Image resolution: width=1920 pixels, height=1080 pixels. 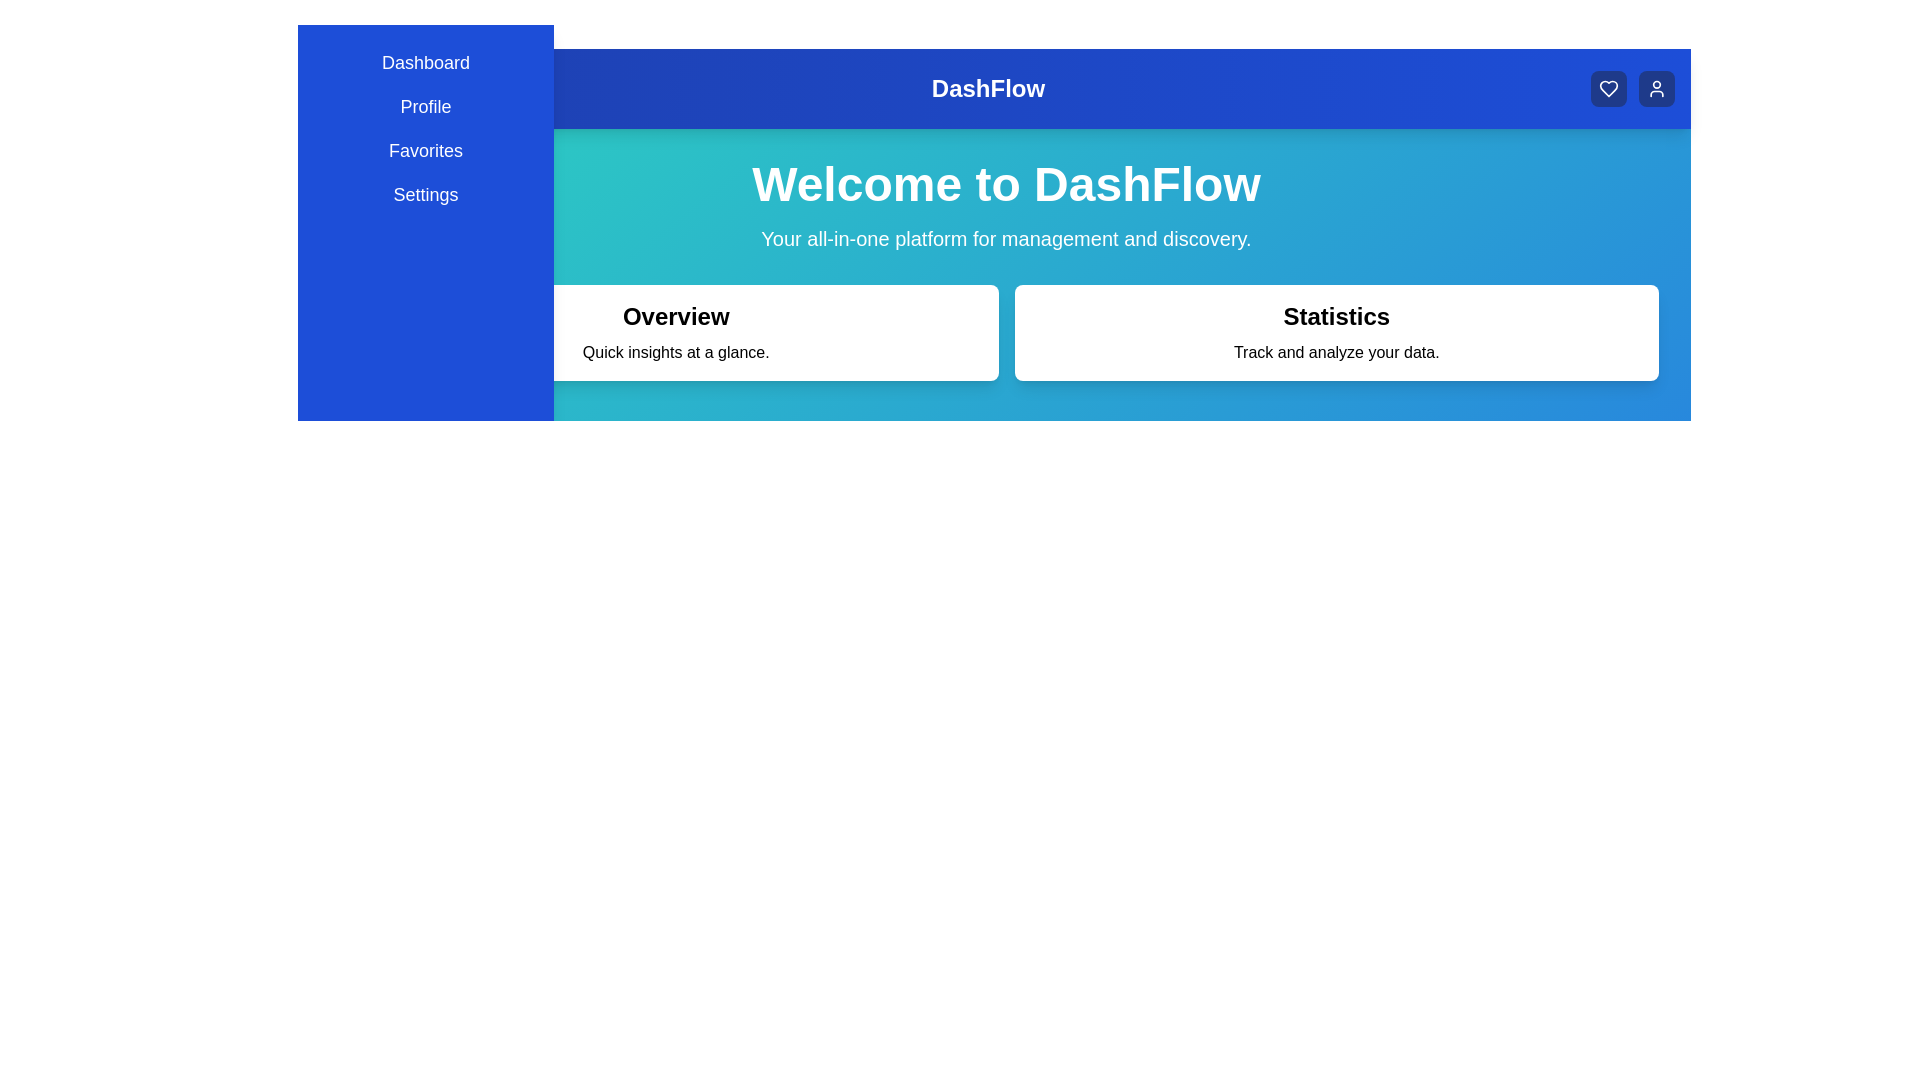 I want to click on the 'Heart' icon button, so click(x=1608, y=87).